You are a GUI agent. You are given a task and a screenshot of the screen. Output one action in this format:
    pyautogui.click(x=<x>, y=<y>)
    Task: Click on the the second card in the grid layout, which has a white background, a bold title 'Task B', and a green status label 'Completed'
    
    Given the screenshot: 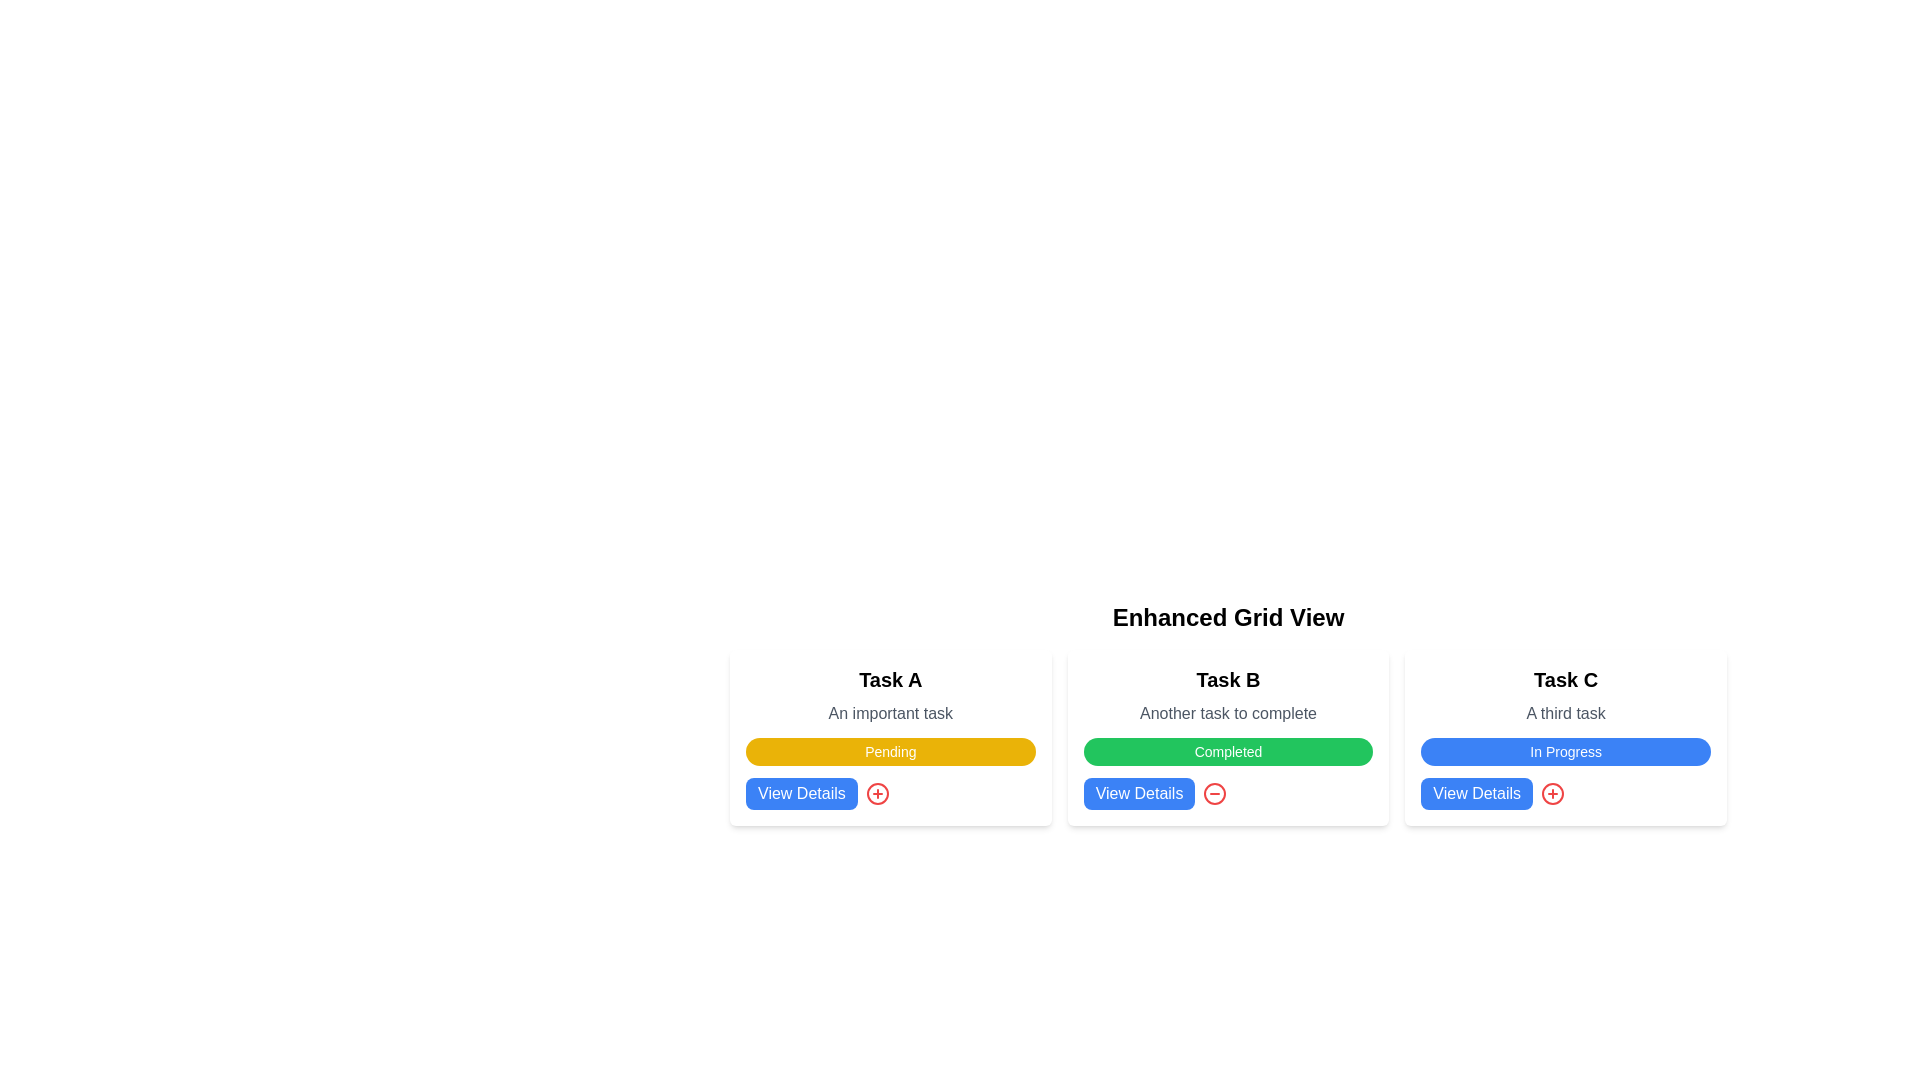 What is the action you would take?
    pyautogui.click(x=1227, y=737)
    